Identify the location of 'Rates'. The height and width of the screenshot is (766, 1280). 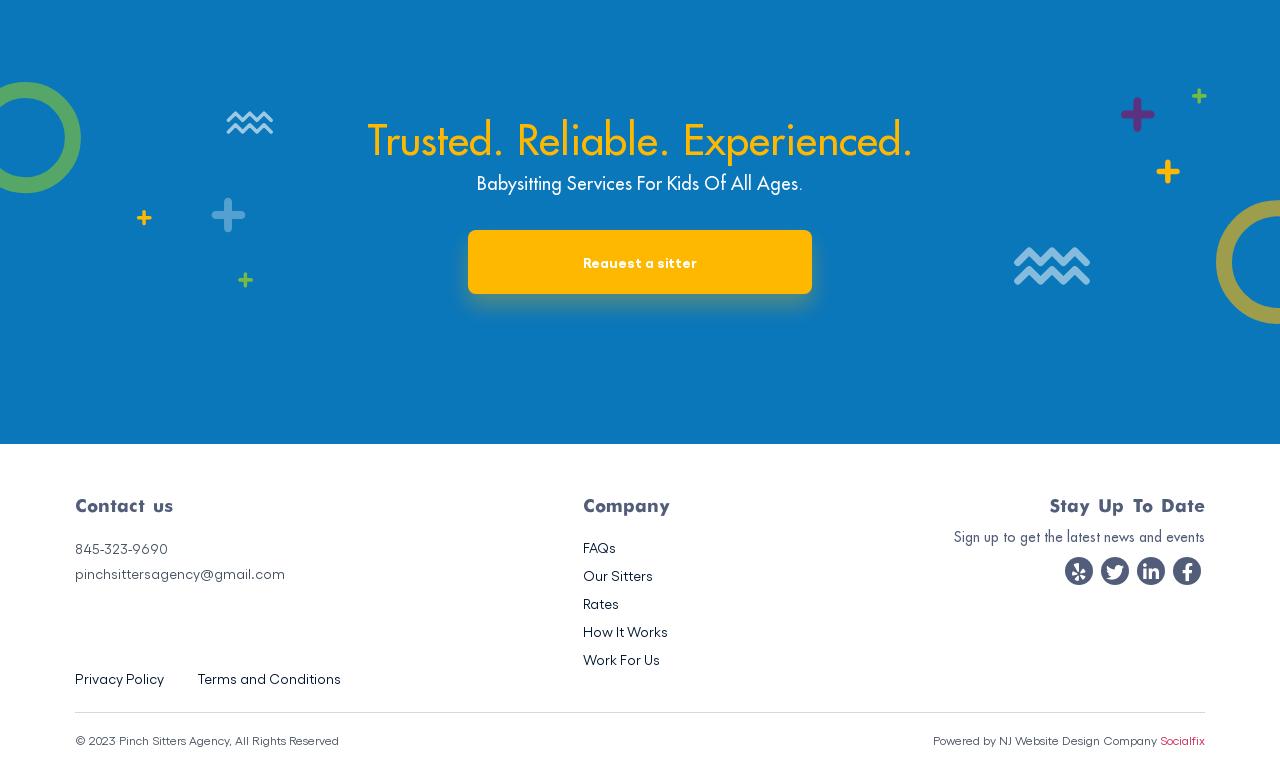
(599, 603).